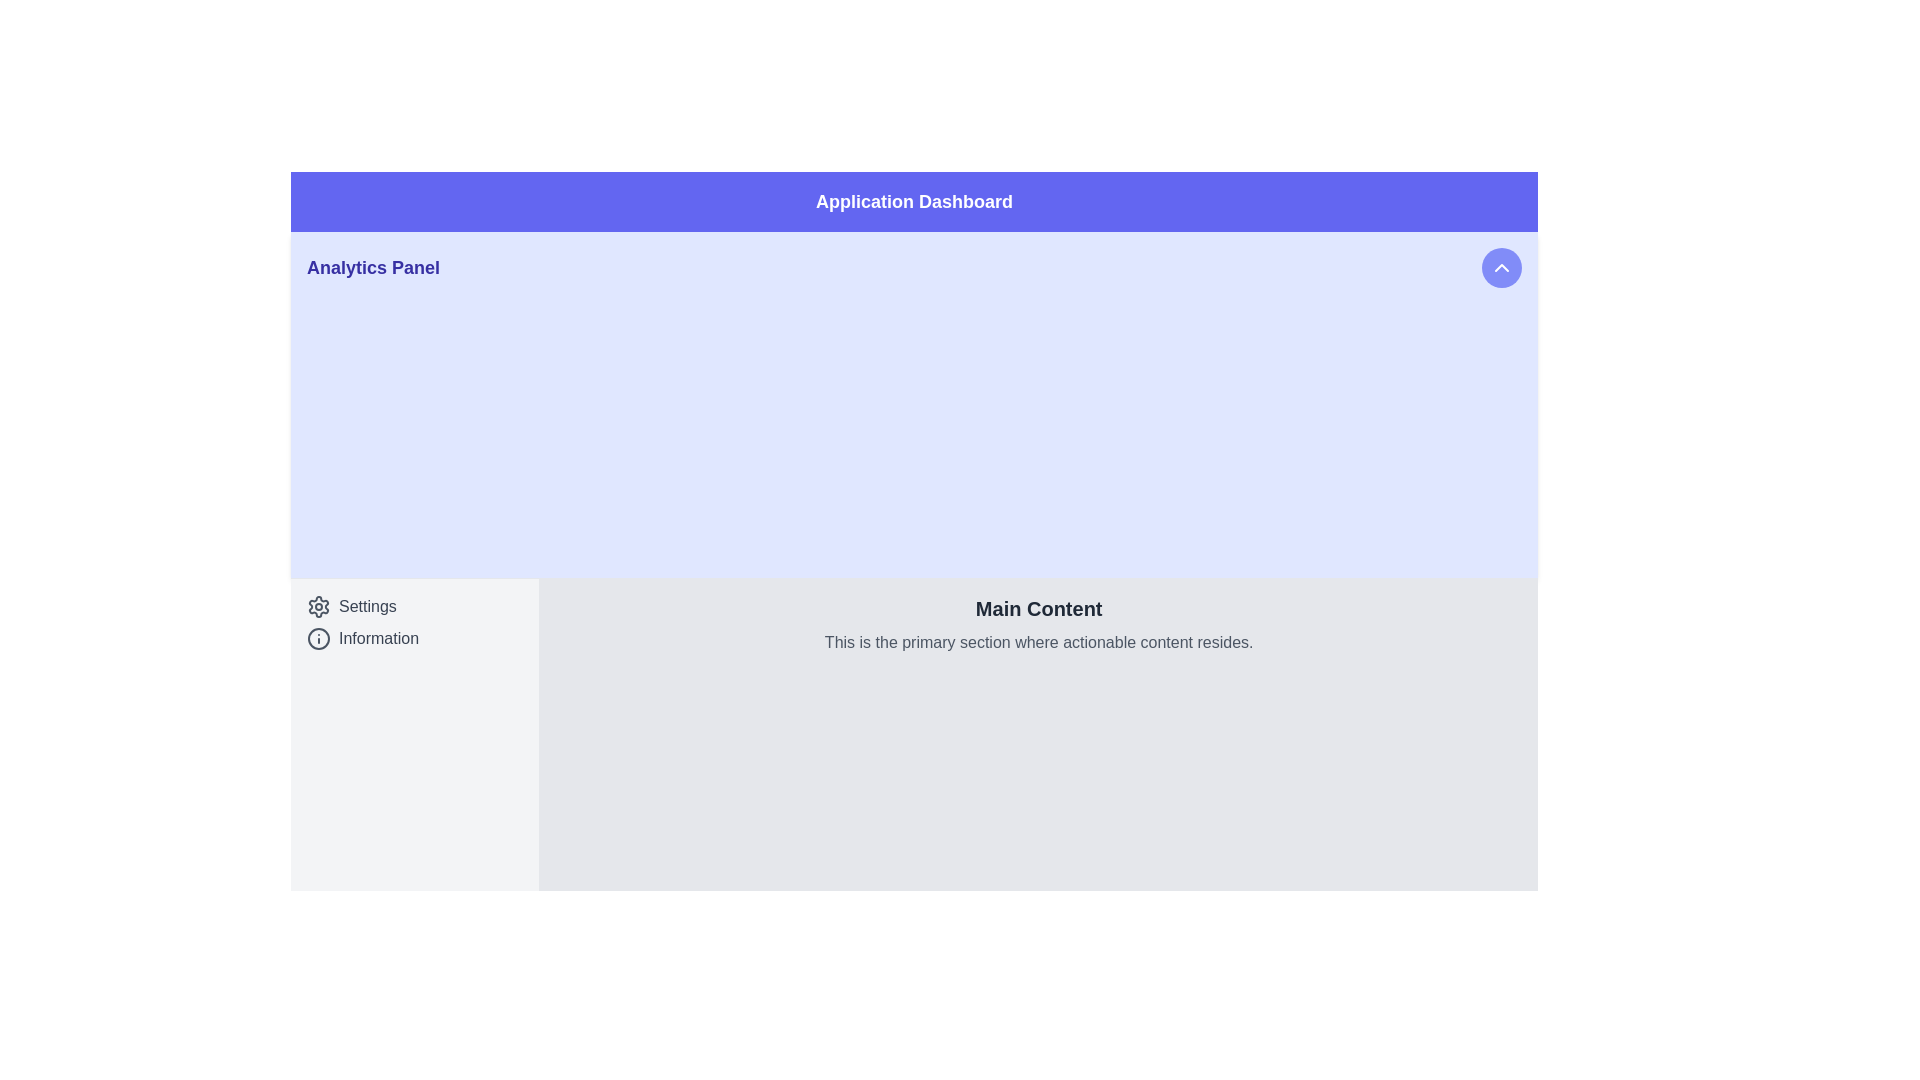  Describe the element at coordinates (1039, 607) in the screenshot. I see `the 'Main Content' text label, which is bold, large, and dark gray, located near the top-middle of the primary content section` at that location.